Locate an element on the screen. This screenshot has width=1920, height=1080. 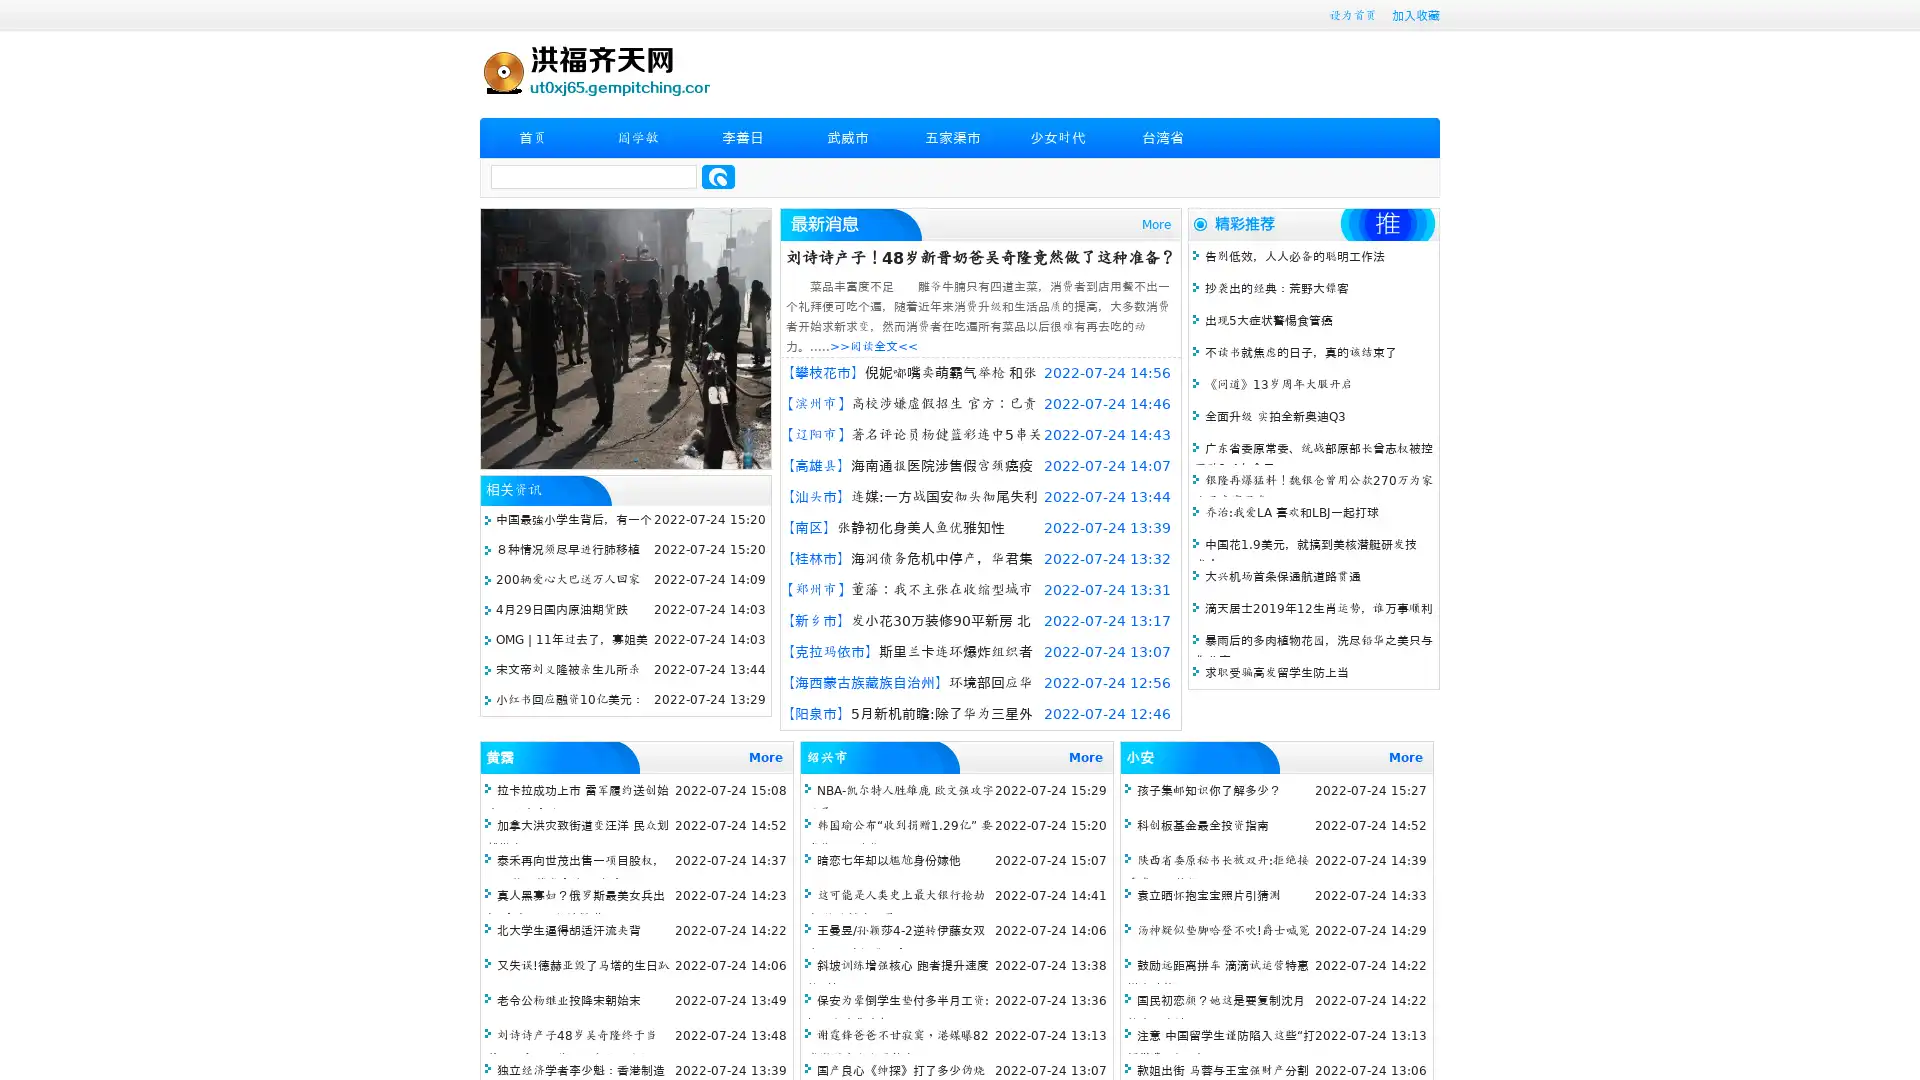
Search is located at coordinates (718, 176).